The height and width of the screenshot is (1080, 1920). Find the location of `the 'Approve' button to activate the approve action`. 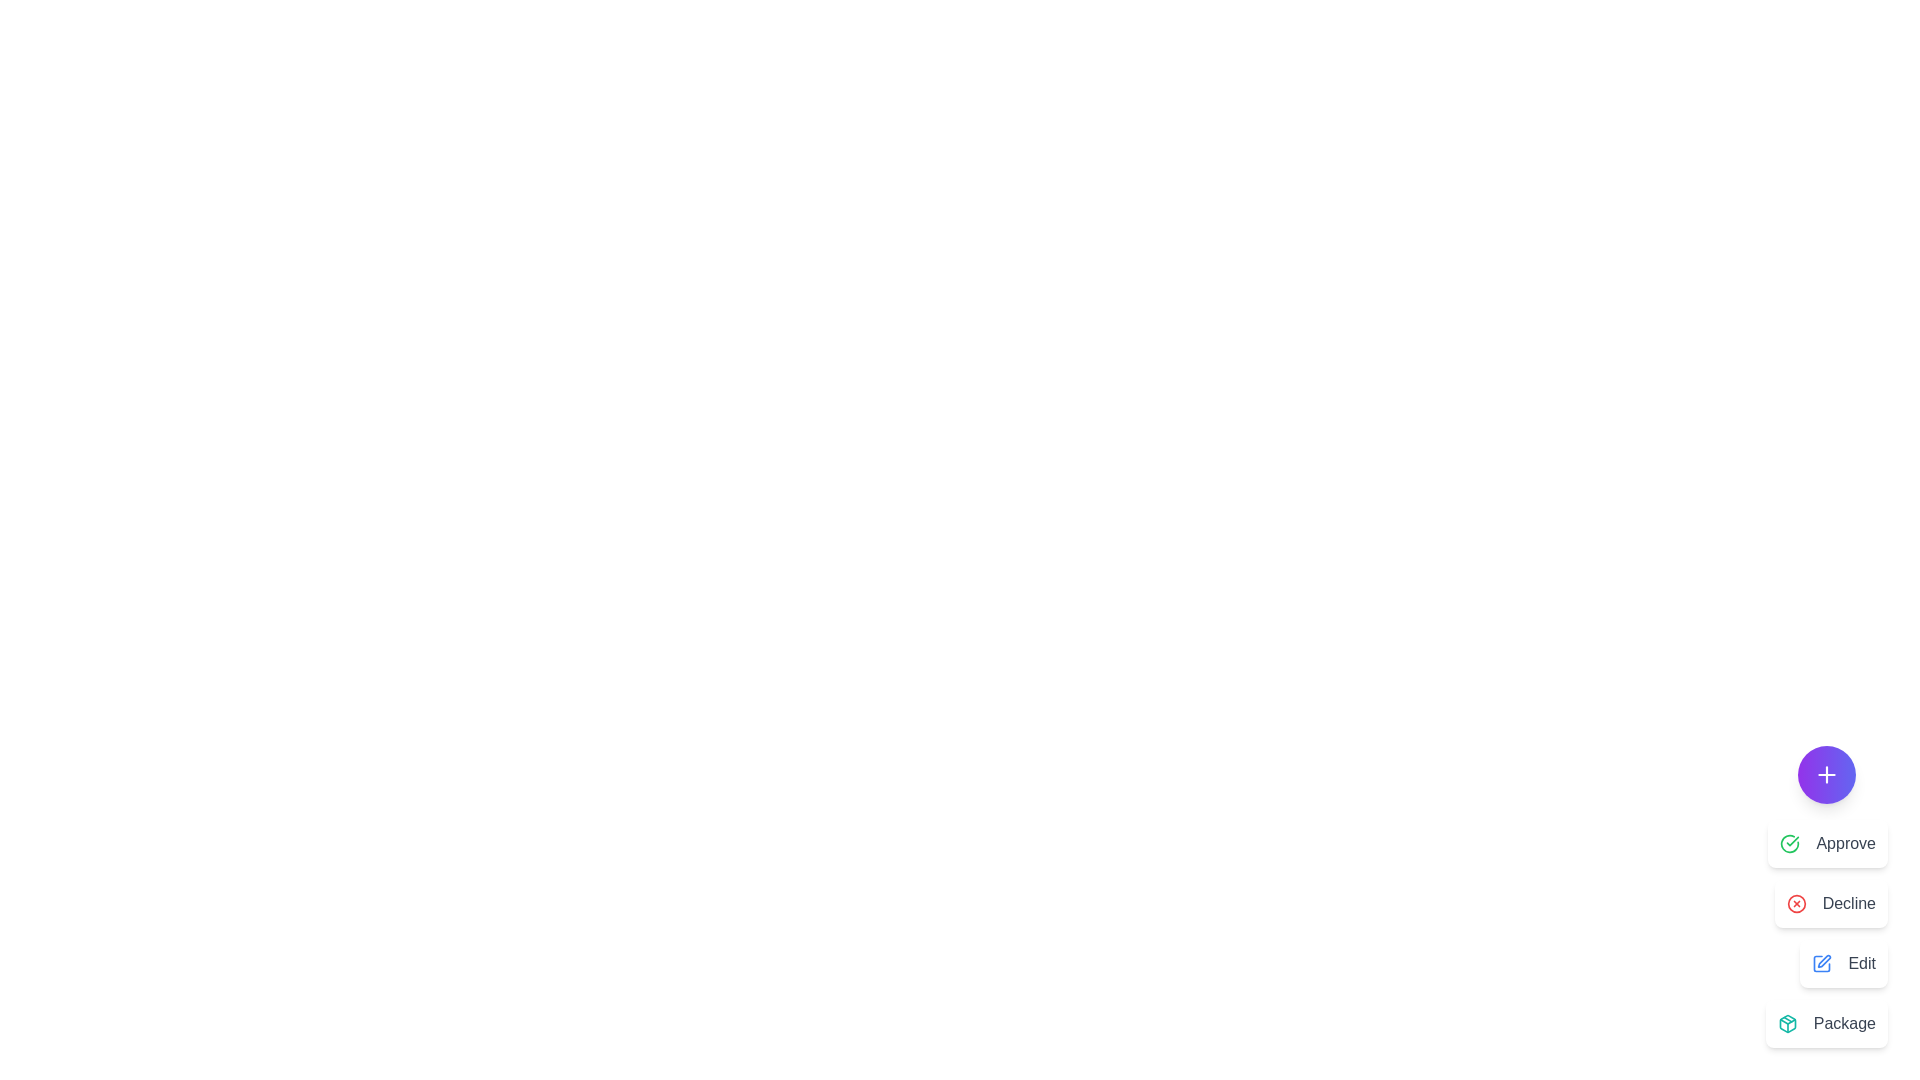

the 'Approve' button to activate the approve action is located at coordinates (1828, 844).